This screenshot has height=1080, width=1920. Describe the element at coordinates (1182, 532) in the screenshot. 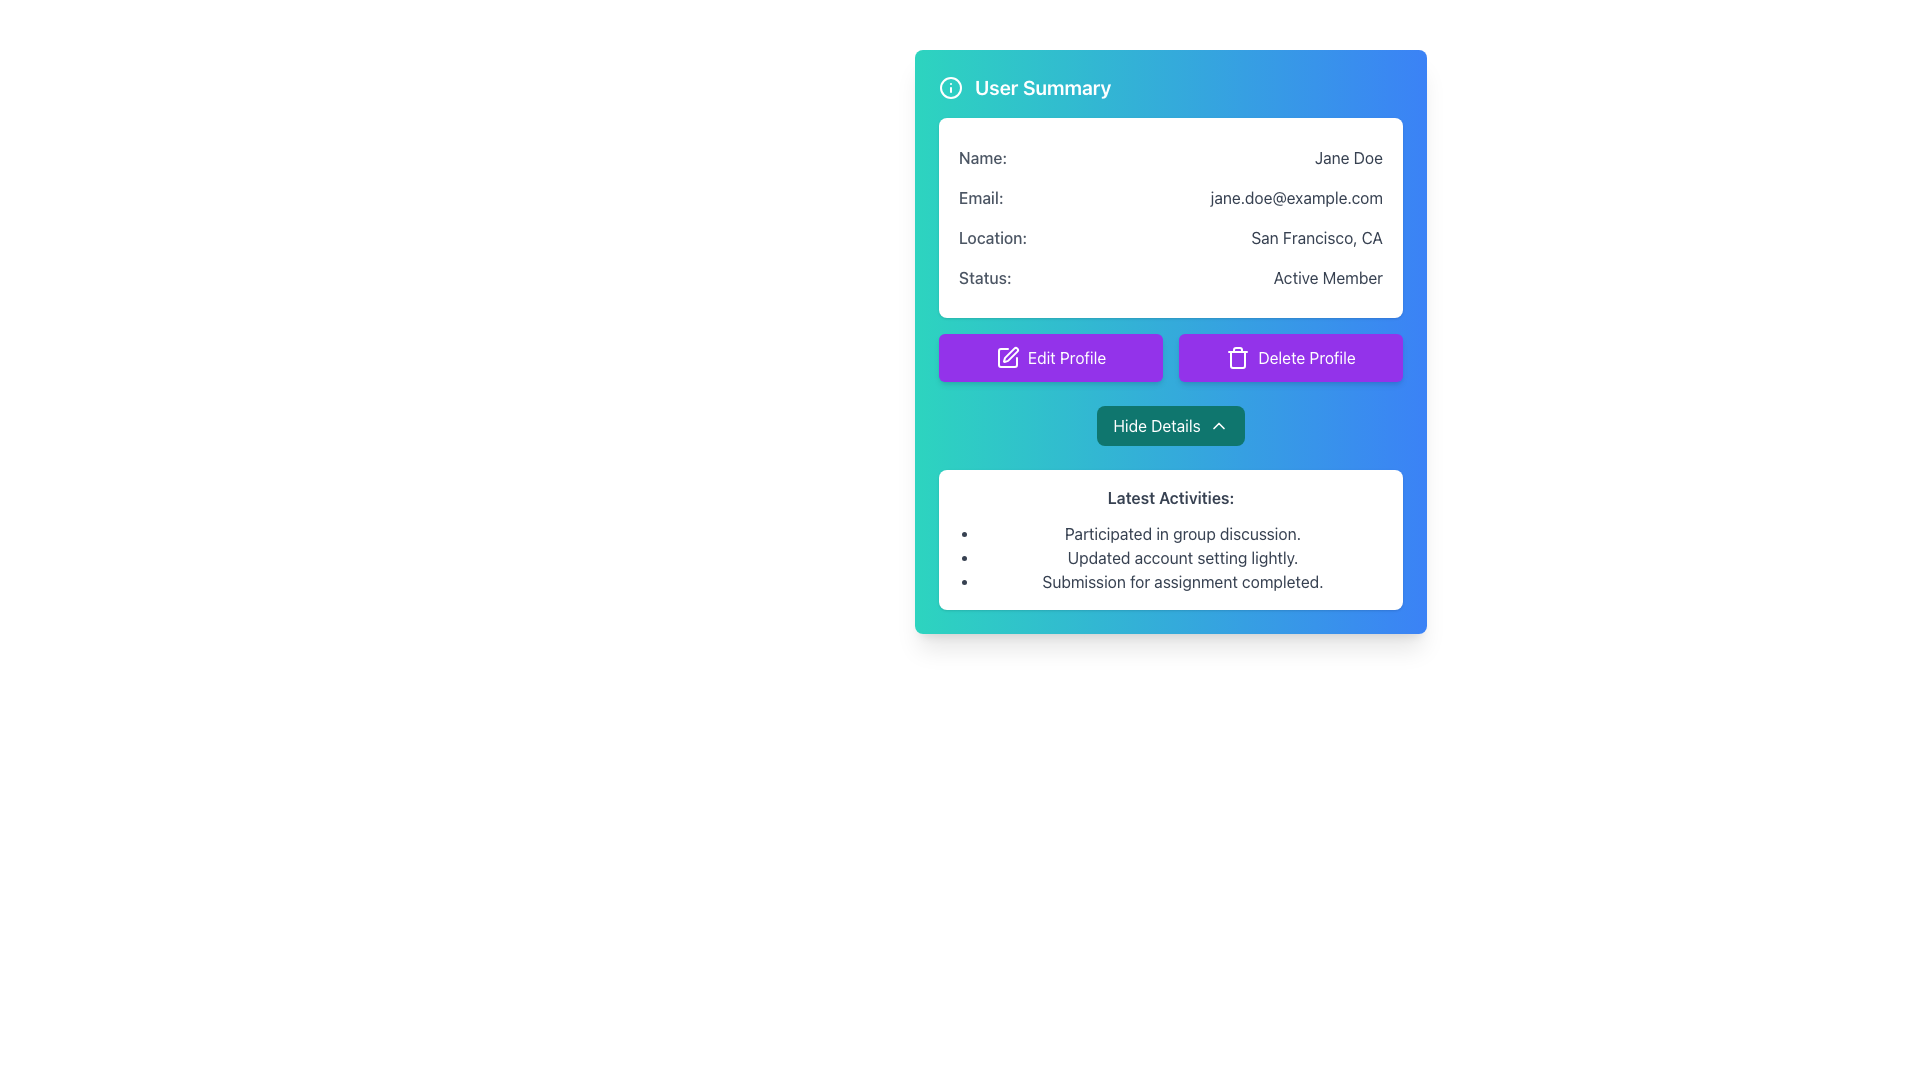

I see `the static text element reading 'Participated in group discussion.' which is the first item in the bullet point list under the 'Latest Activities:' section of a user profile card` at that location.